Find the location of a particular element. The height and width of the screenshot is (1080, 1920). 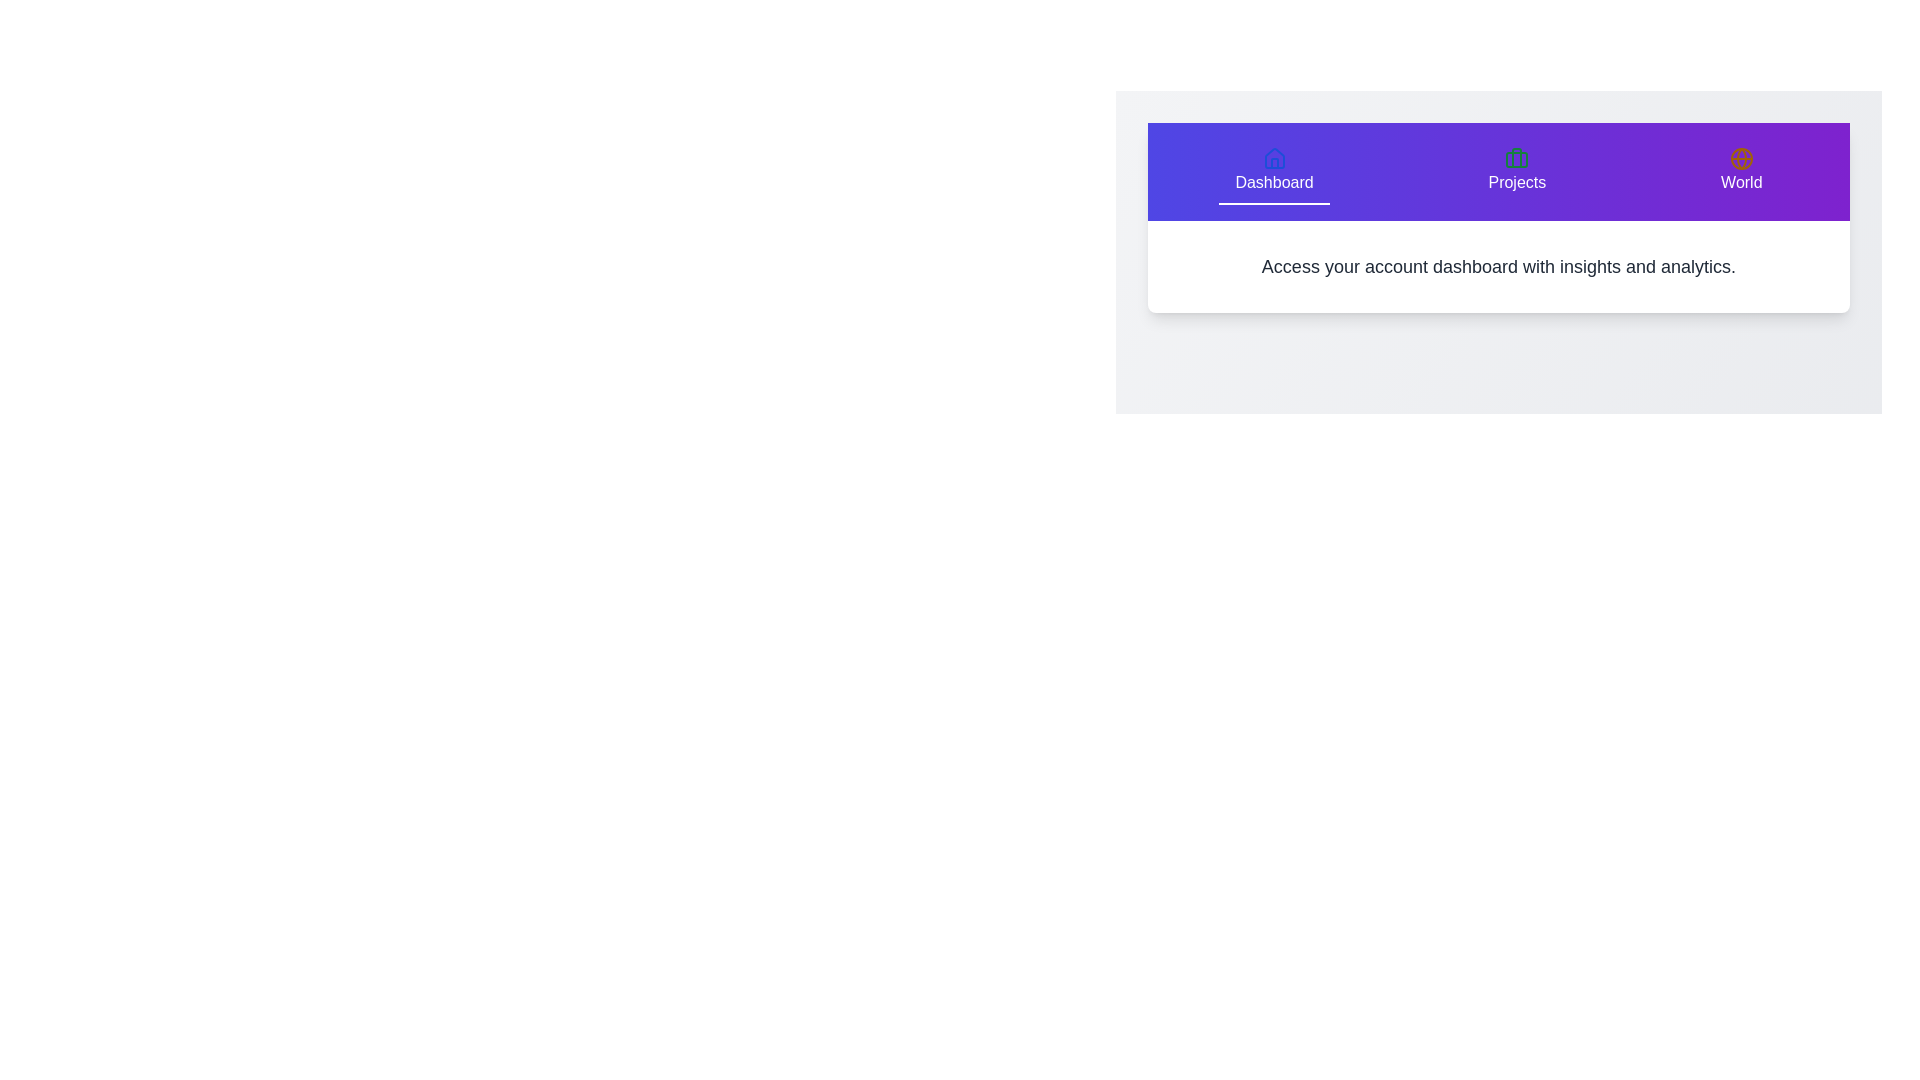

the 'Projects' tab to view its content is located at coordinates (1517, 171).